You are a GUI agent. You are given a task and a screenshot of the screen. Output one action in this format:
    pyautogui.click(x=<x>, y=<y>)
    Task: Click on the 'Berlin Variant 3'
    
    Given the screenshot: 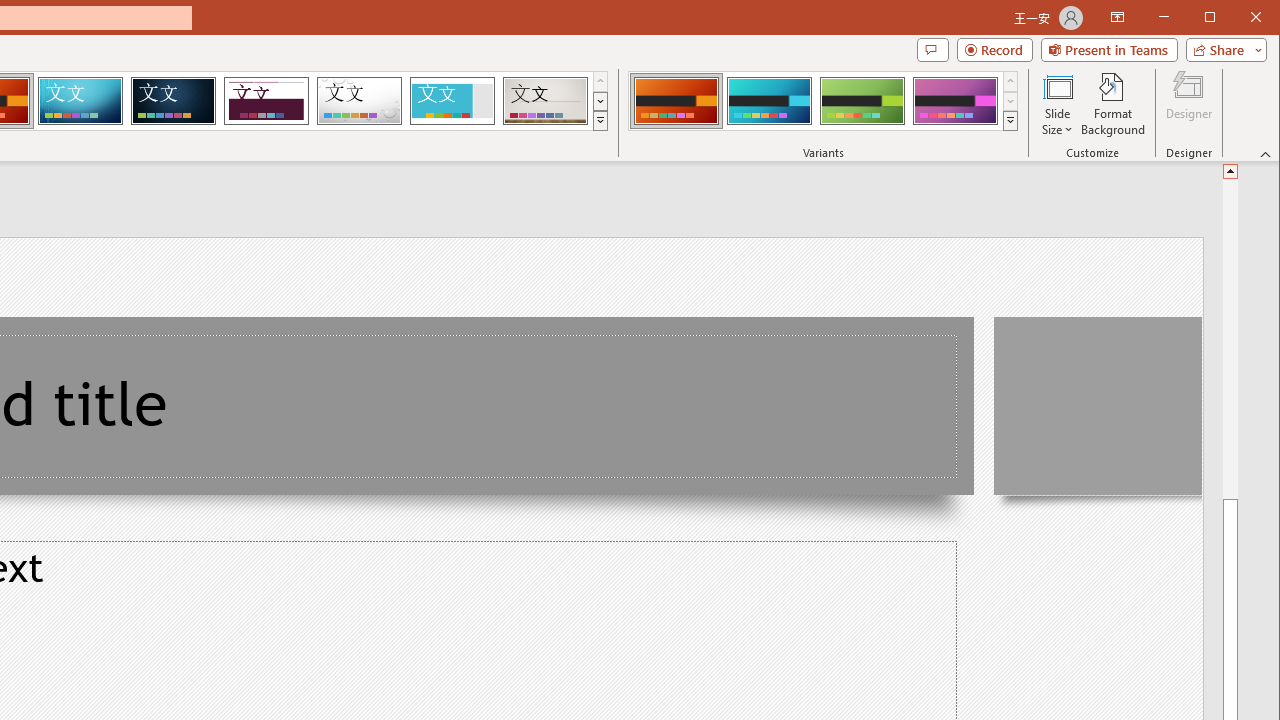 What is the action you would take?
    pyautogui.click(x=862, y=100)
    